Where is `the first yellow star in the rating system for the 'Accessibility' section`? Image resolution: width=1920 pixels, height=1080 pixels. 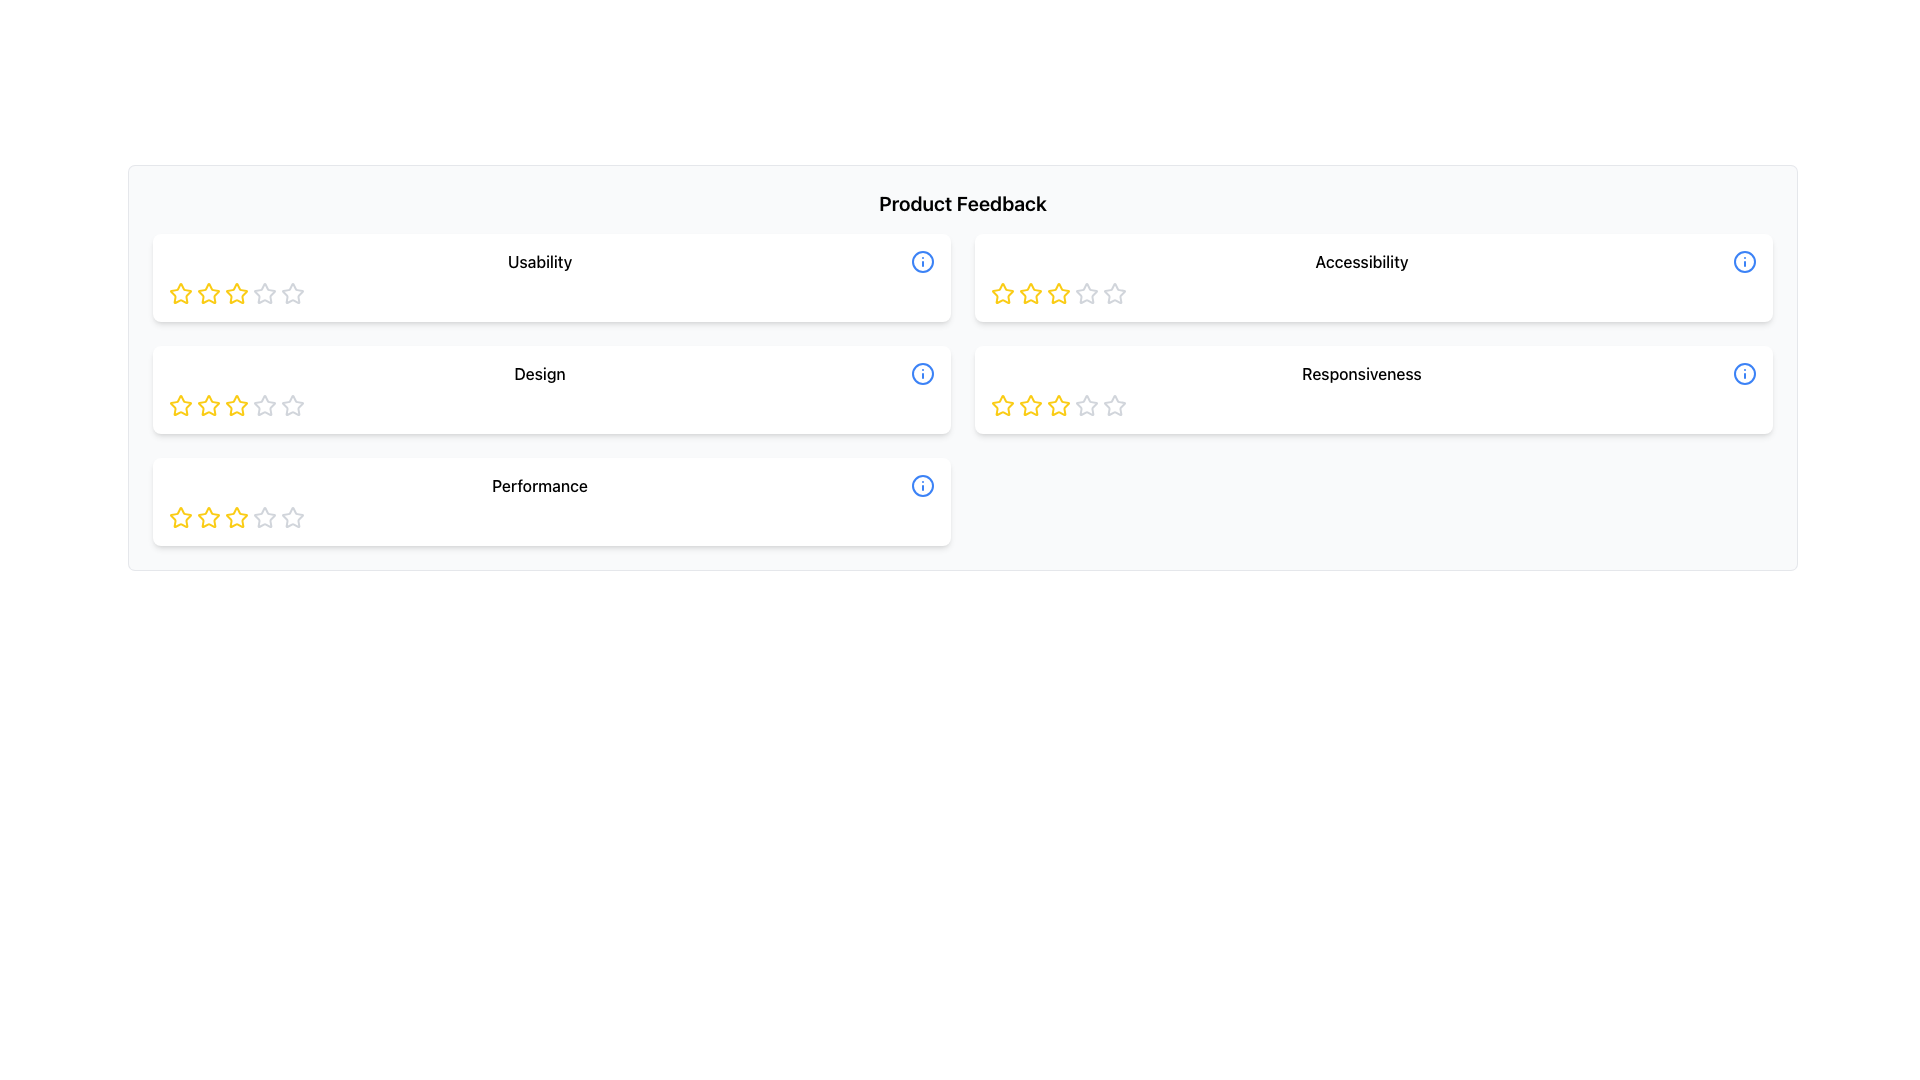 the first yellow star in the rating system for the 'Accessibility' section is located at coordinates (1003, 293).